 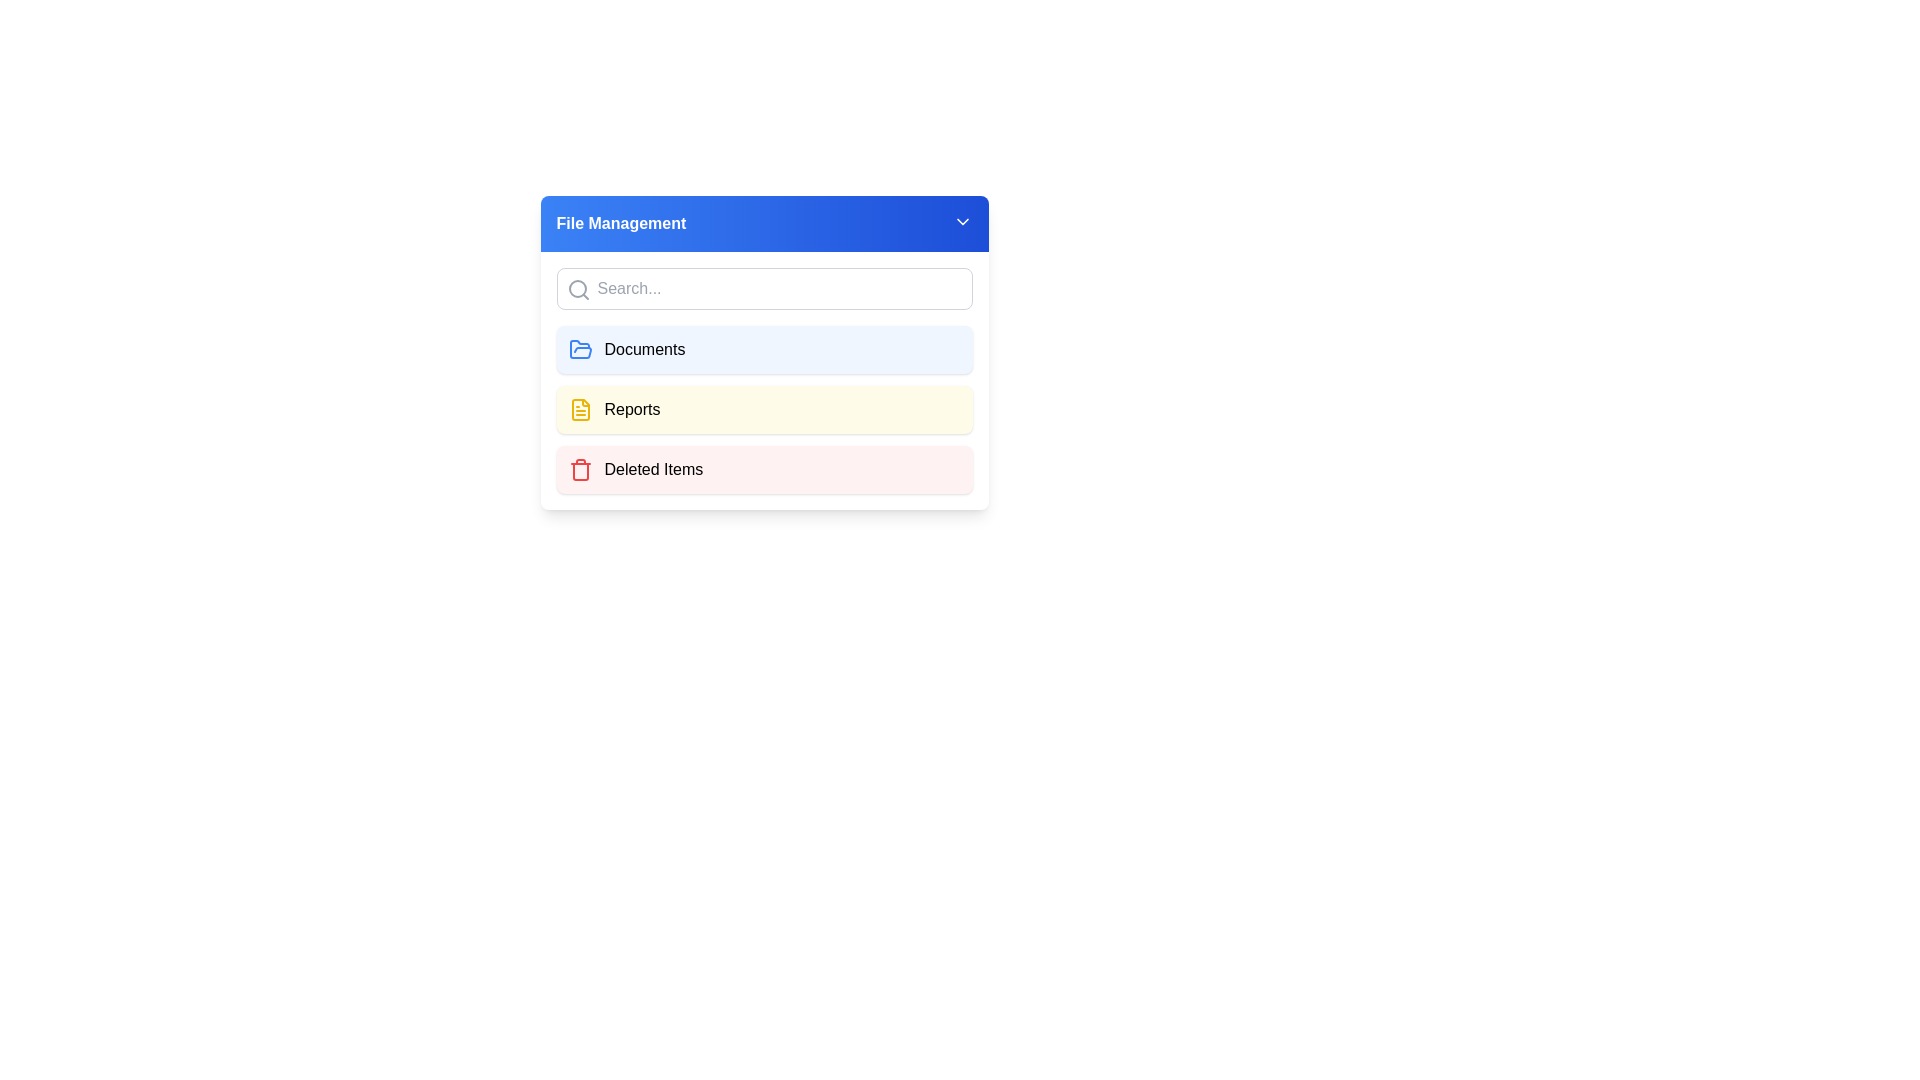 I want to click on the minimalist gray magnifying glass icon located to the left of the search input field to initiate the search, so click(x=577, y=289).